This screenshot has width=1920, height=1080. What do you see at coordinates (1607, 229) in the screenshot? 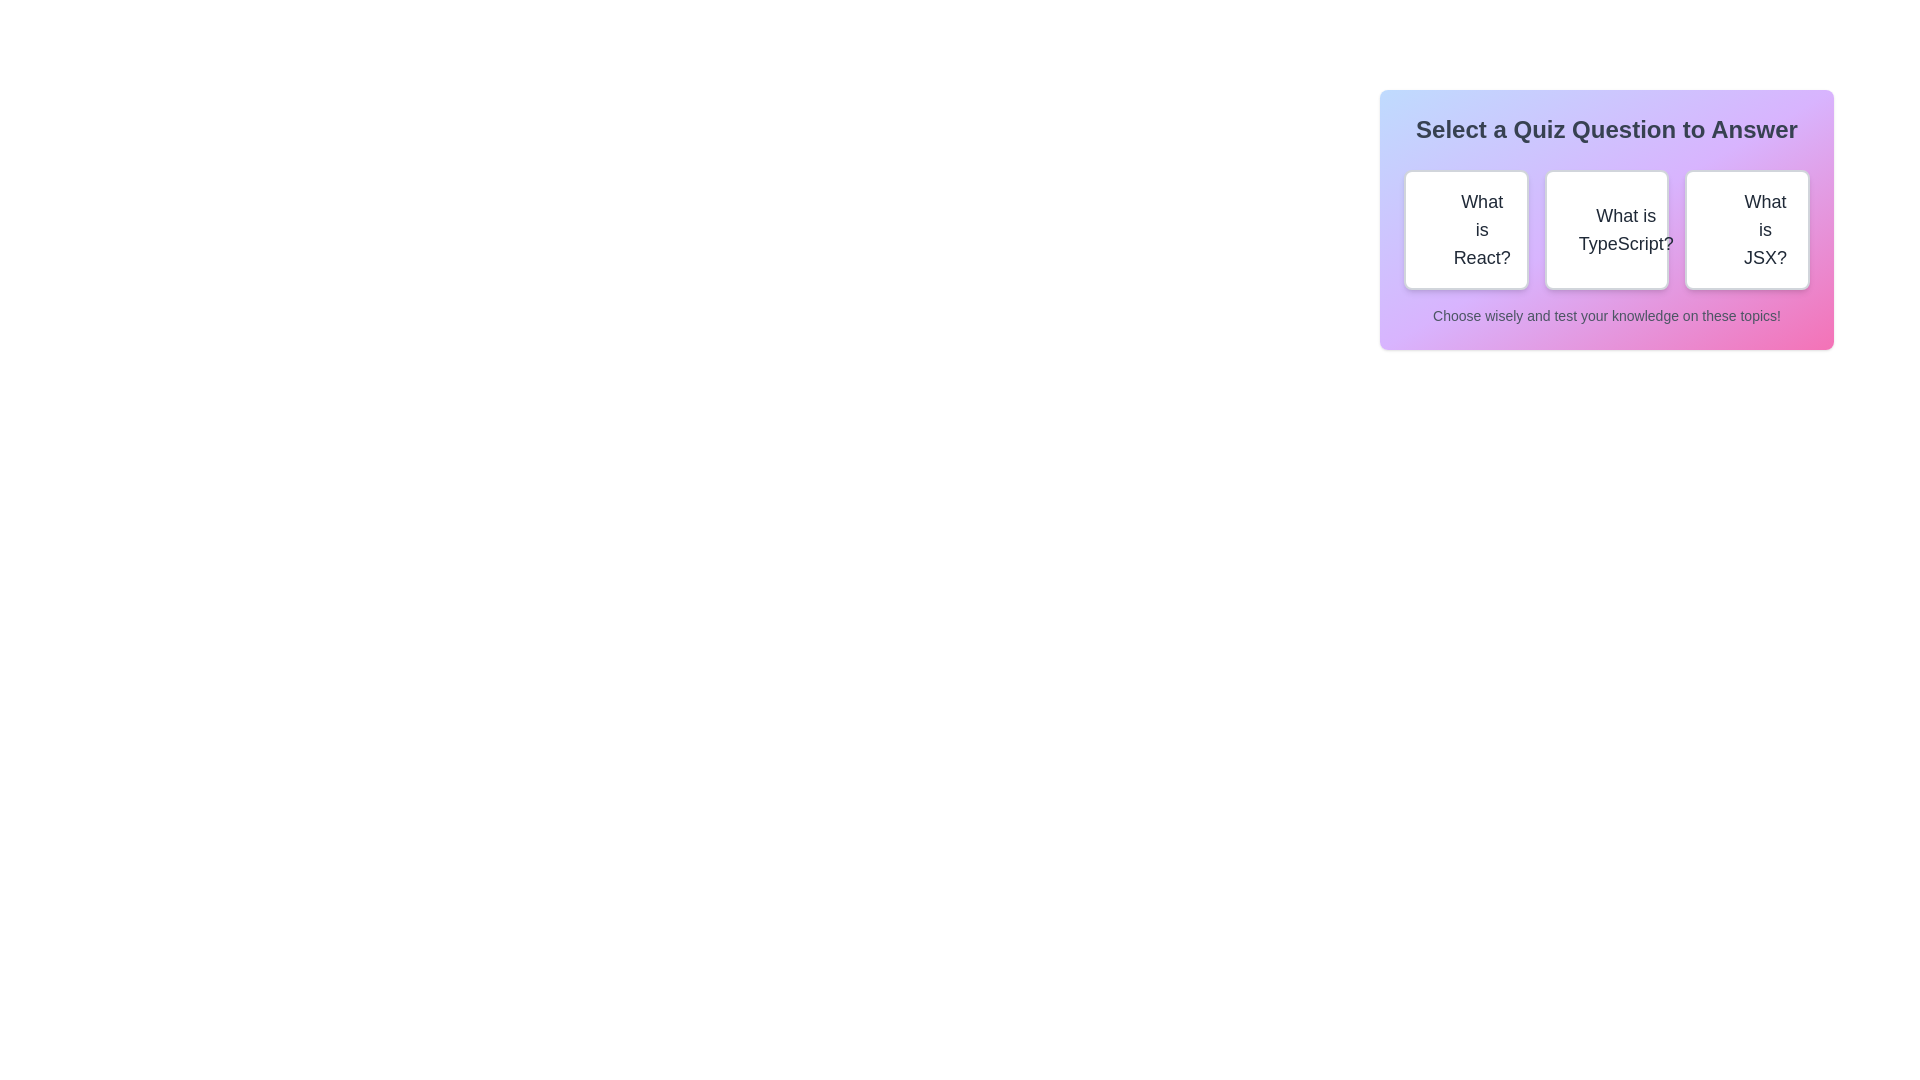
I see `the button labeled 'What is TypeScript?' which is the middle button in a row of three buttons within the section titled 'Select a Quiz Question to Answer'` at bounding box center [1607, 229].